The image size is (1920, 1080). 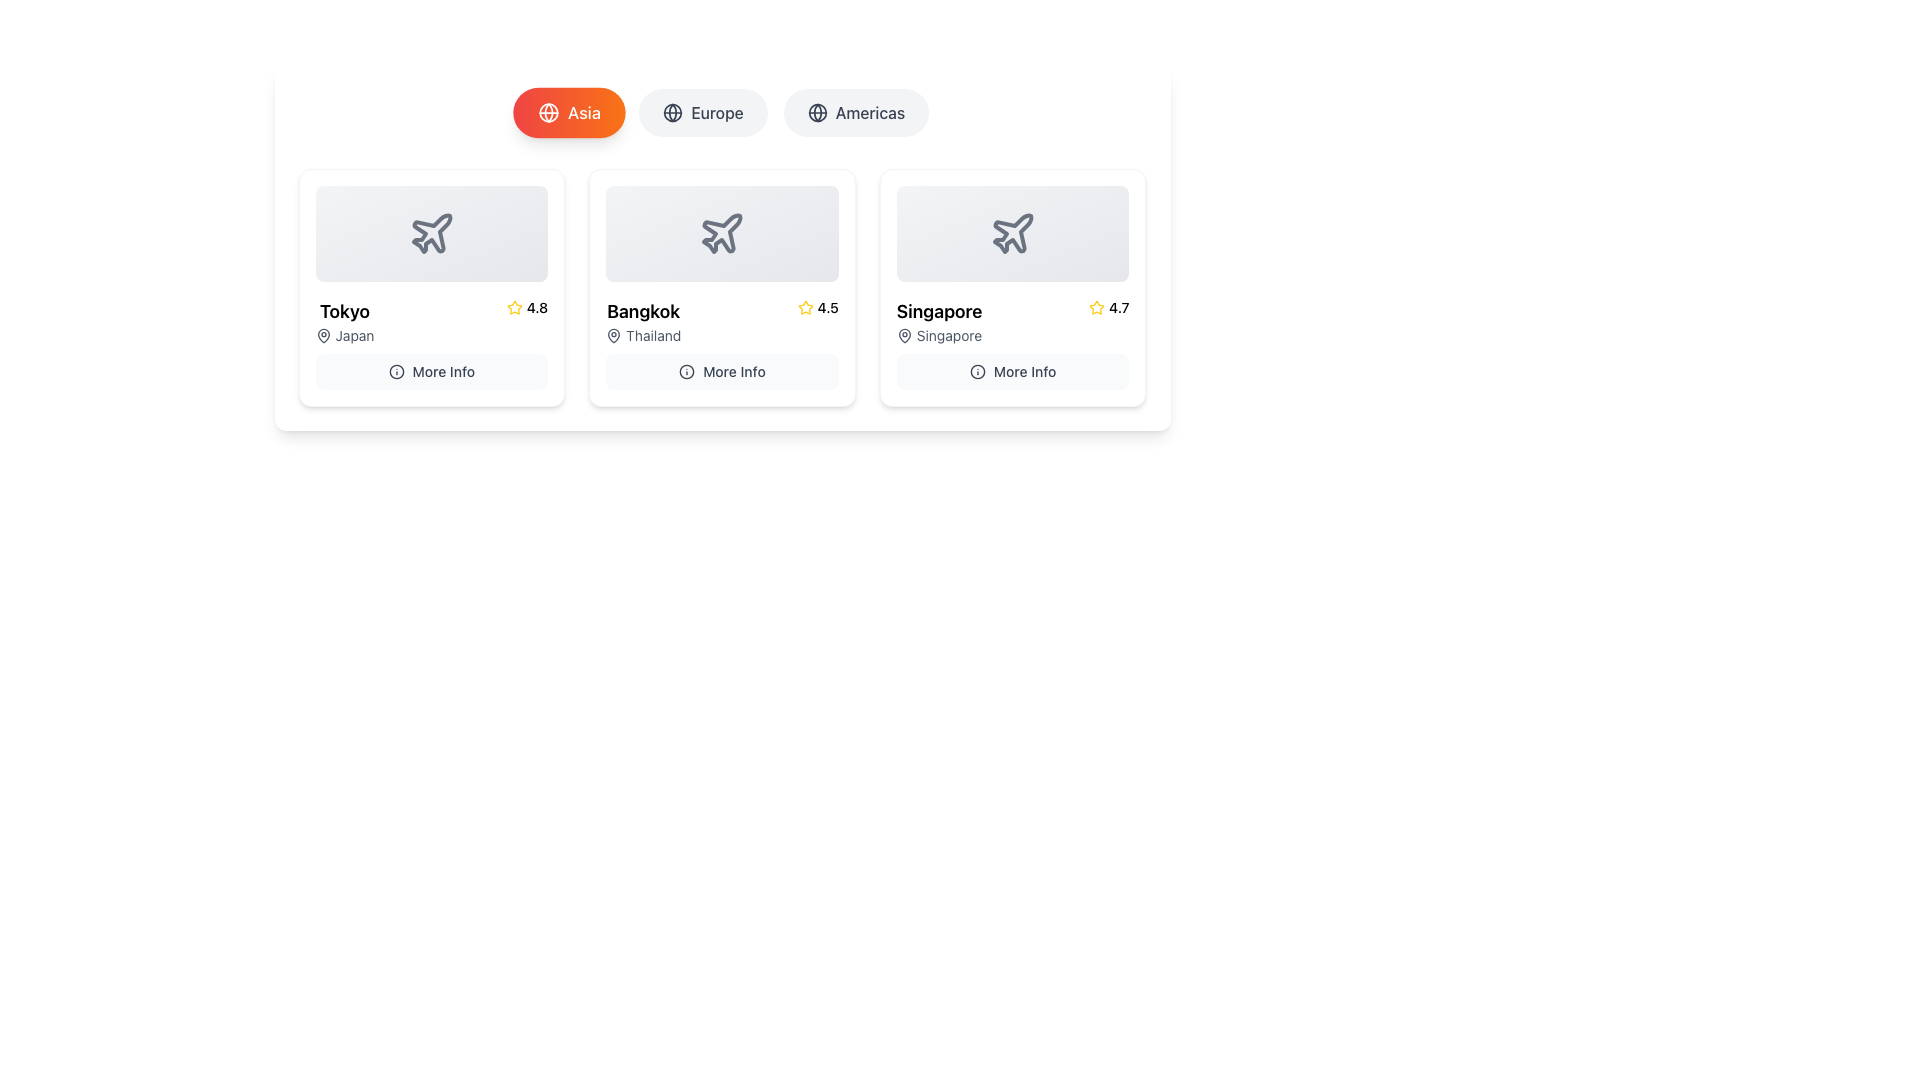 What do you see at coordinates (396, 371) in the screenshot?
I see `the 'More Info' icon located within the first card of the 'Asia' section associated with Tokyo` at bounding box center [396, 371].